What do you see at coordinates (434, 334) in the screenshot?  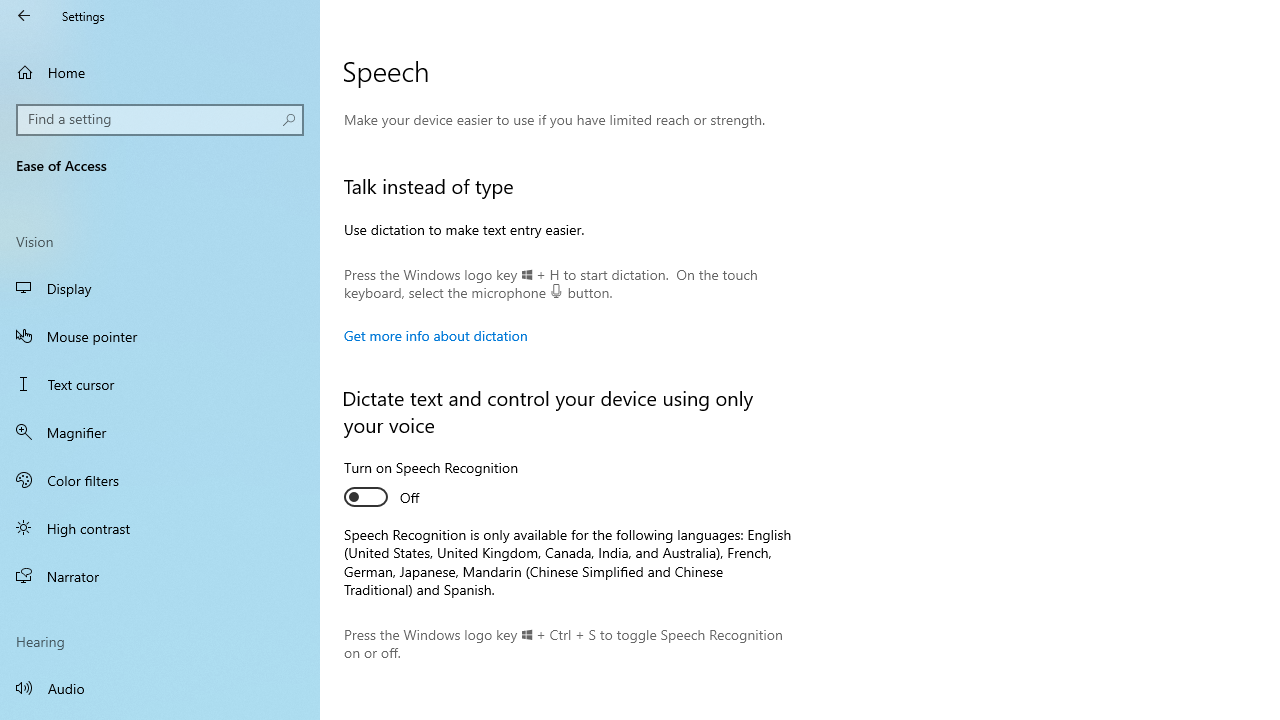 I see `'Get more info about dictation'` at bounding box center [434, 334].